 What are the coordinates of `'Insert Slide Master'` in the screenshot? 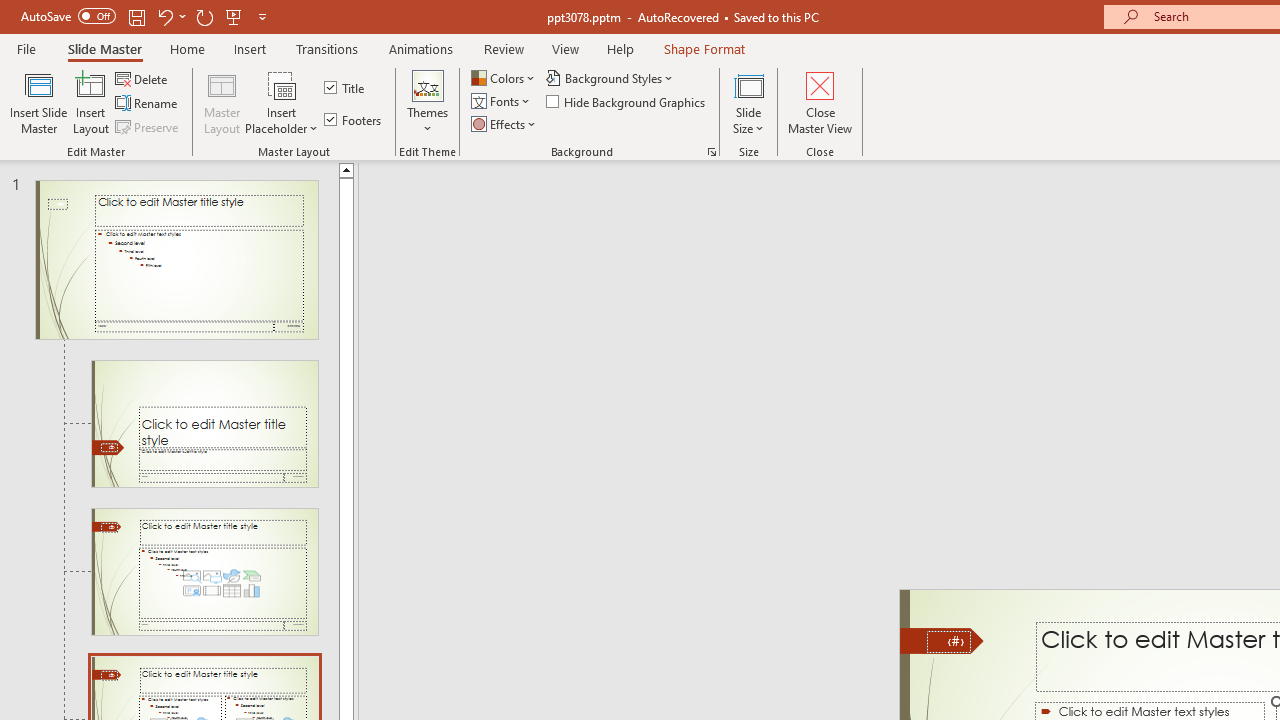 It's located at (39, 103).